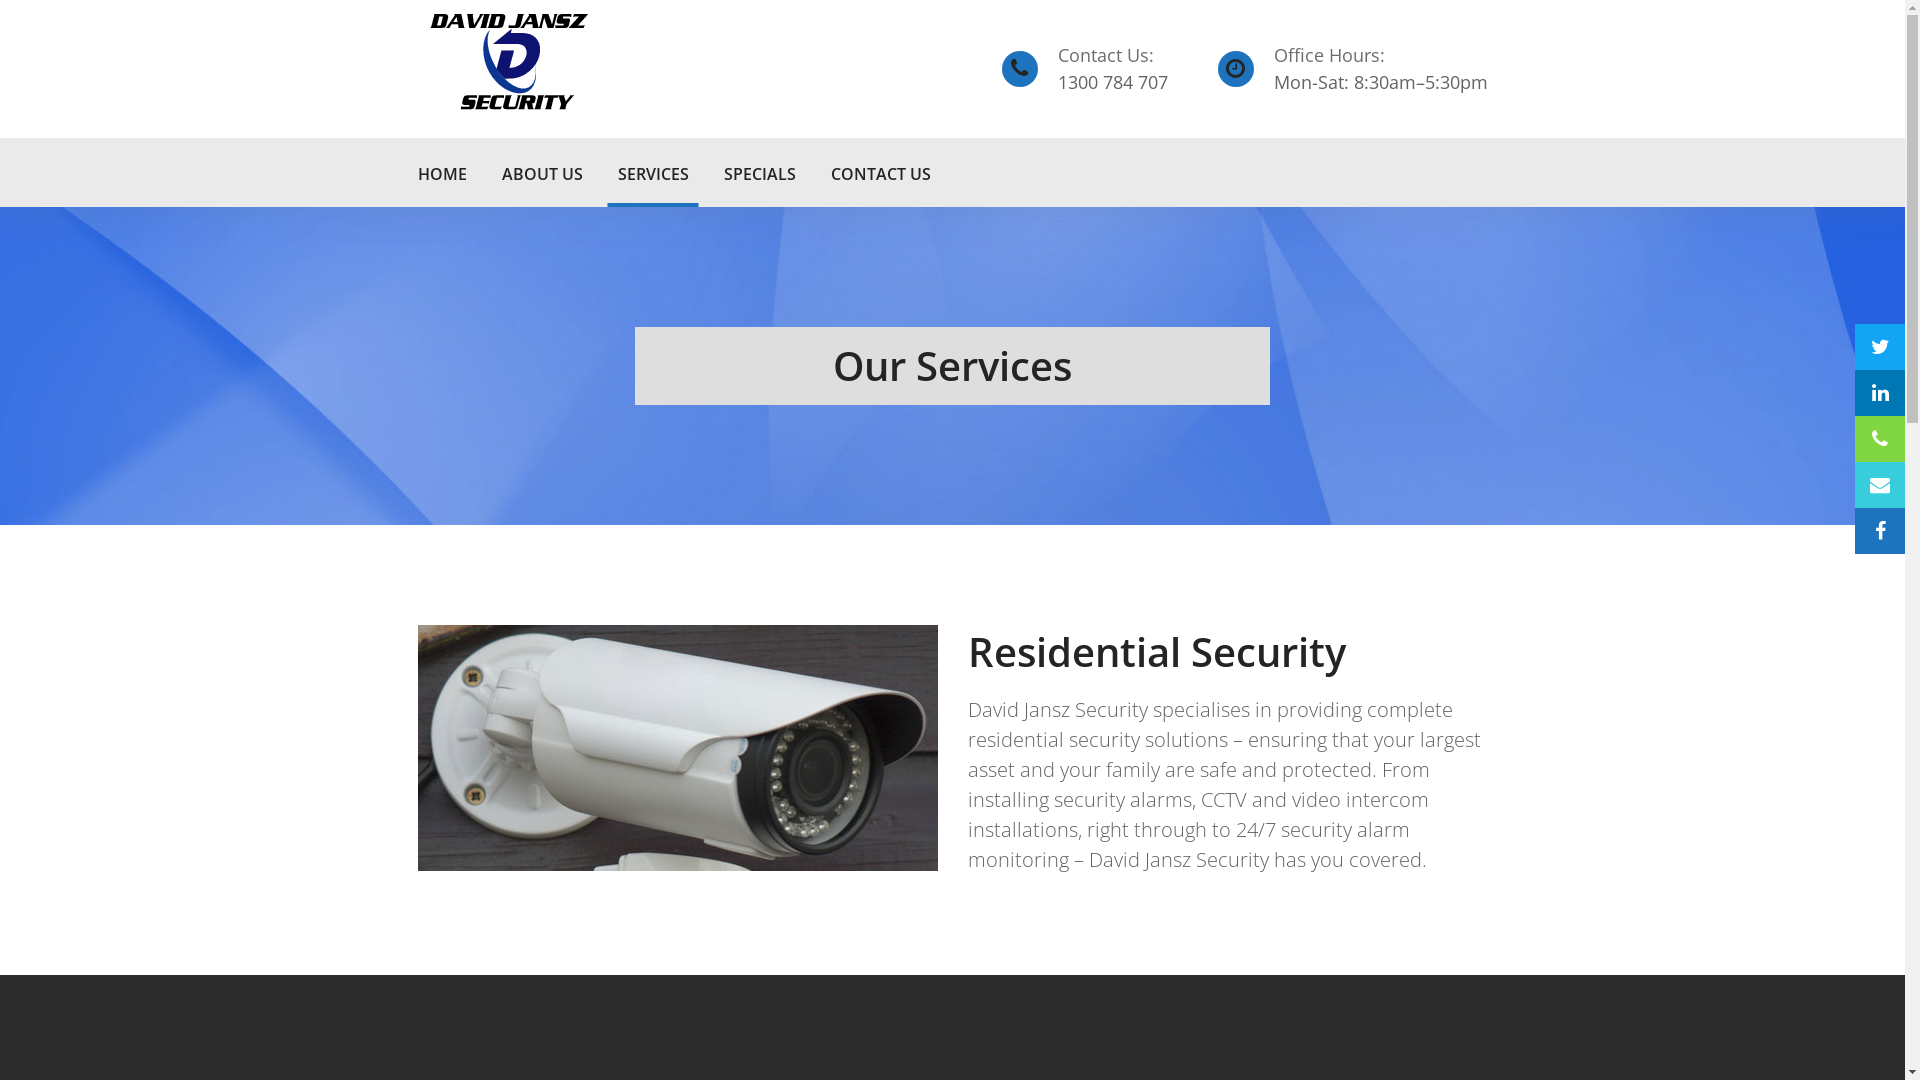  I want to click on 'HOME', so click(441, 171).